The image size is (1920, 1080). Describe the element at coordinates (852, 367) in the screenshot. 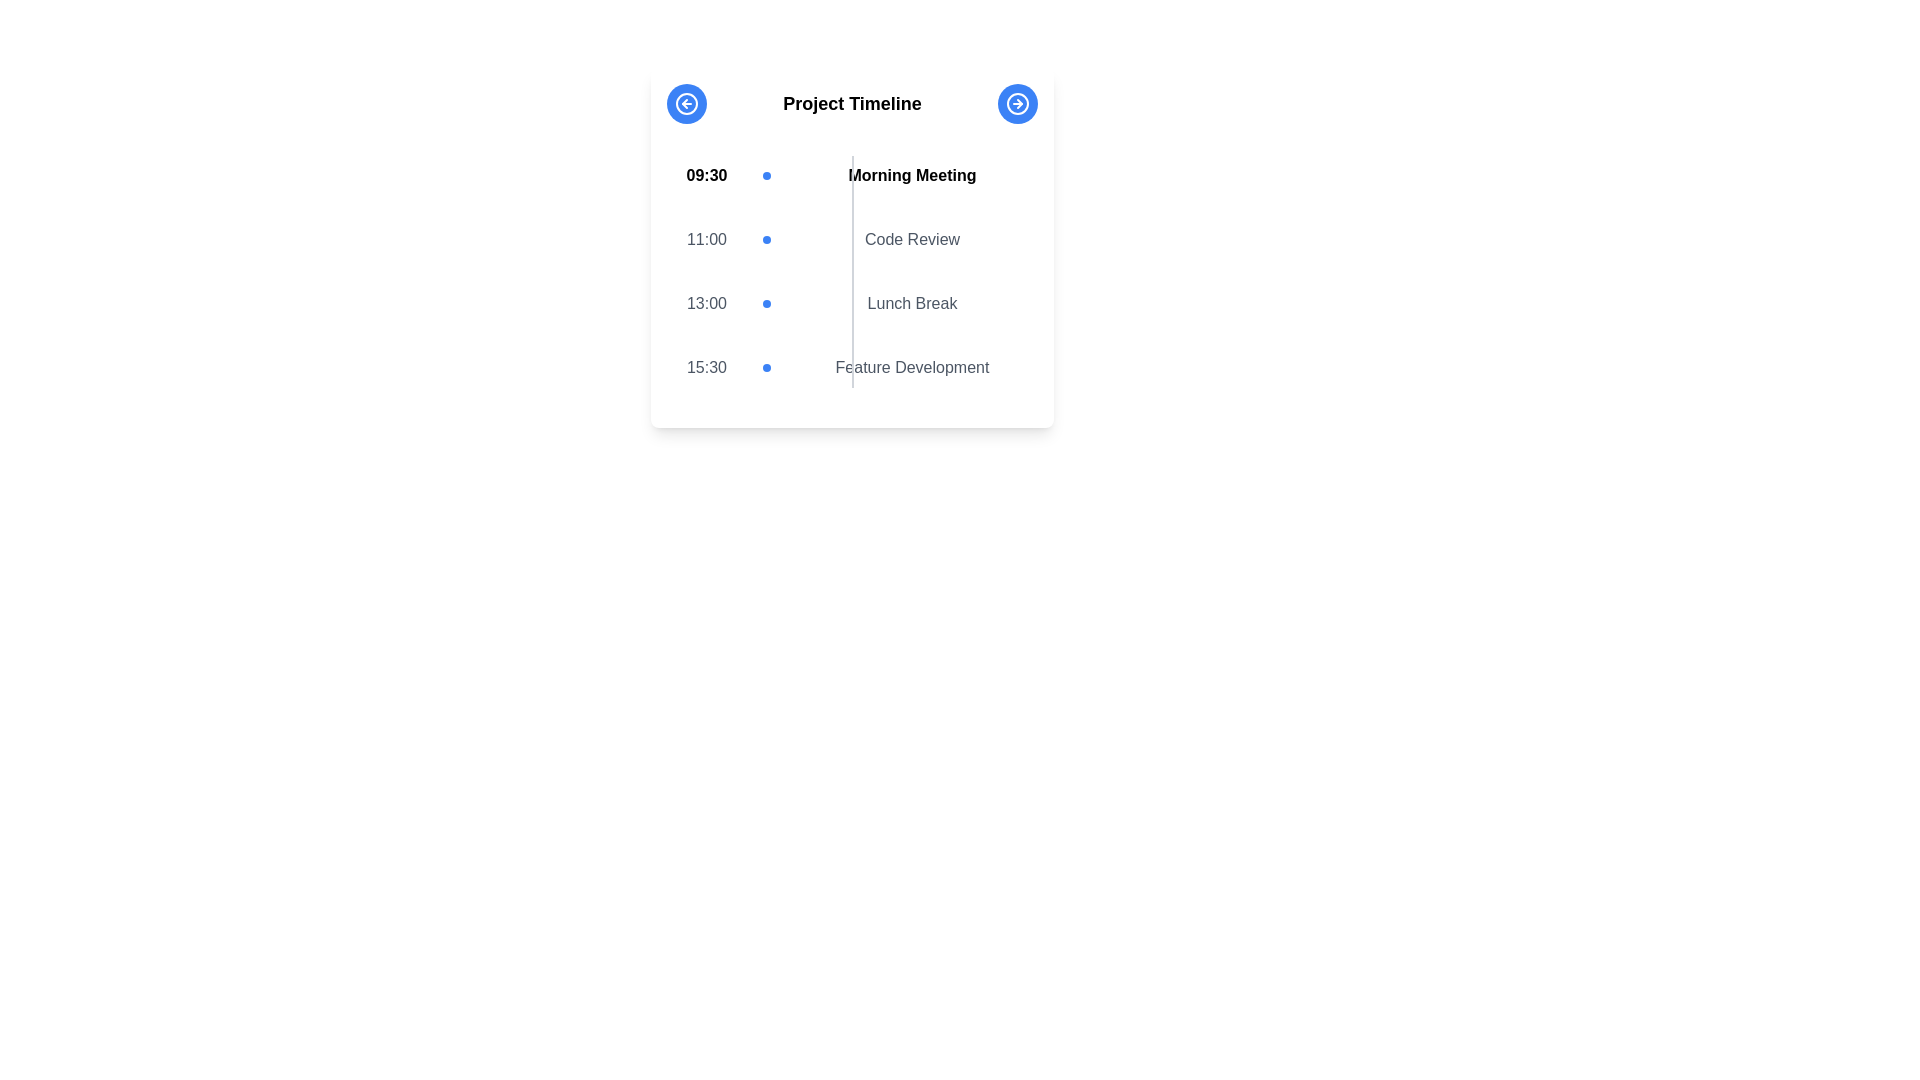

I see `the time slot list item for 'Feature Development' at '15:30', located at the fourth position under 'Project Timeline'` at that location.